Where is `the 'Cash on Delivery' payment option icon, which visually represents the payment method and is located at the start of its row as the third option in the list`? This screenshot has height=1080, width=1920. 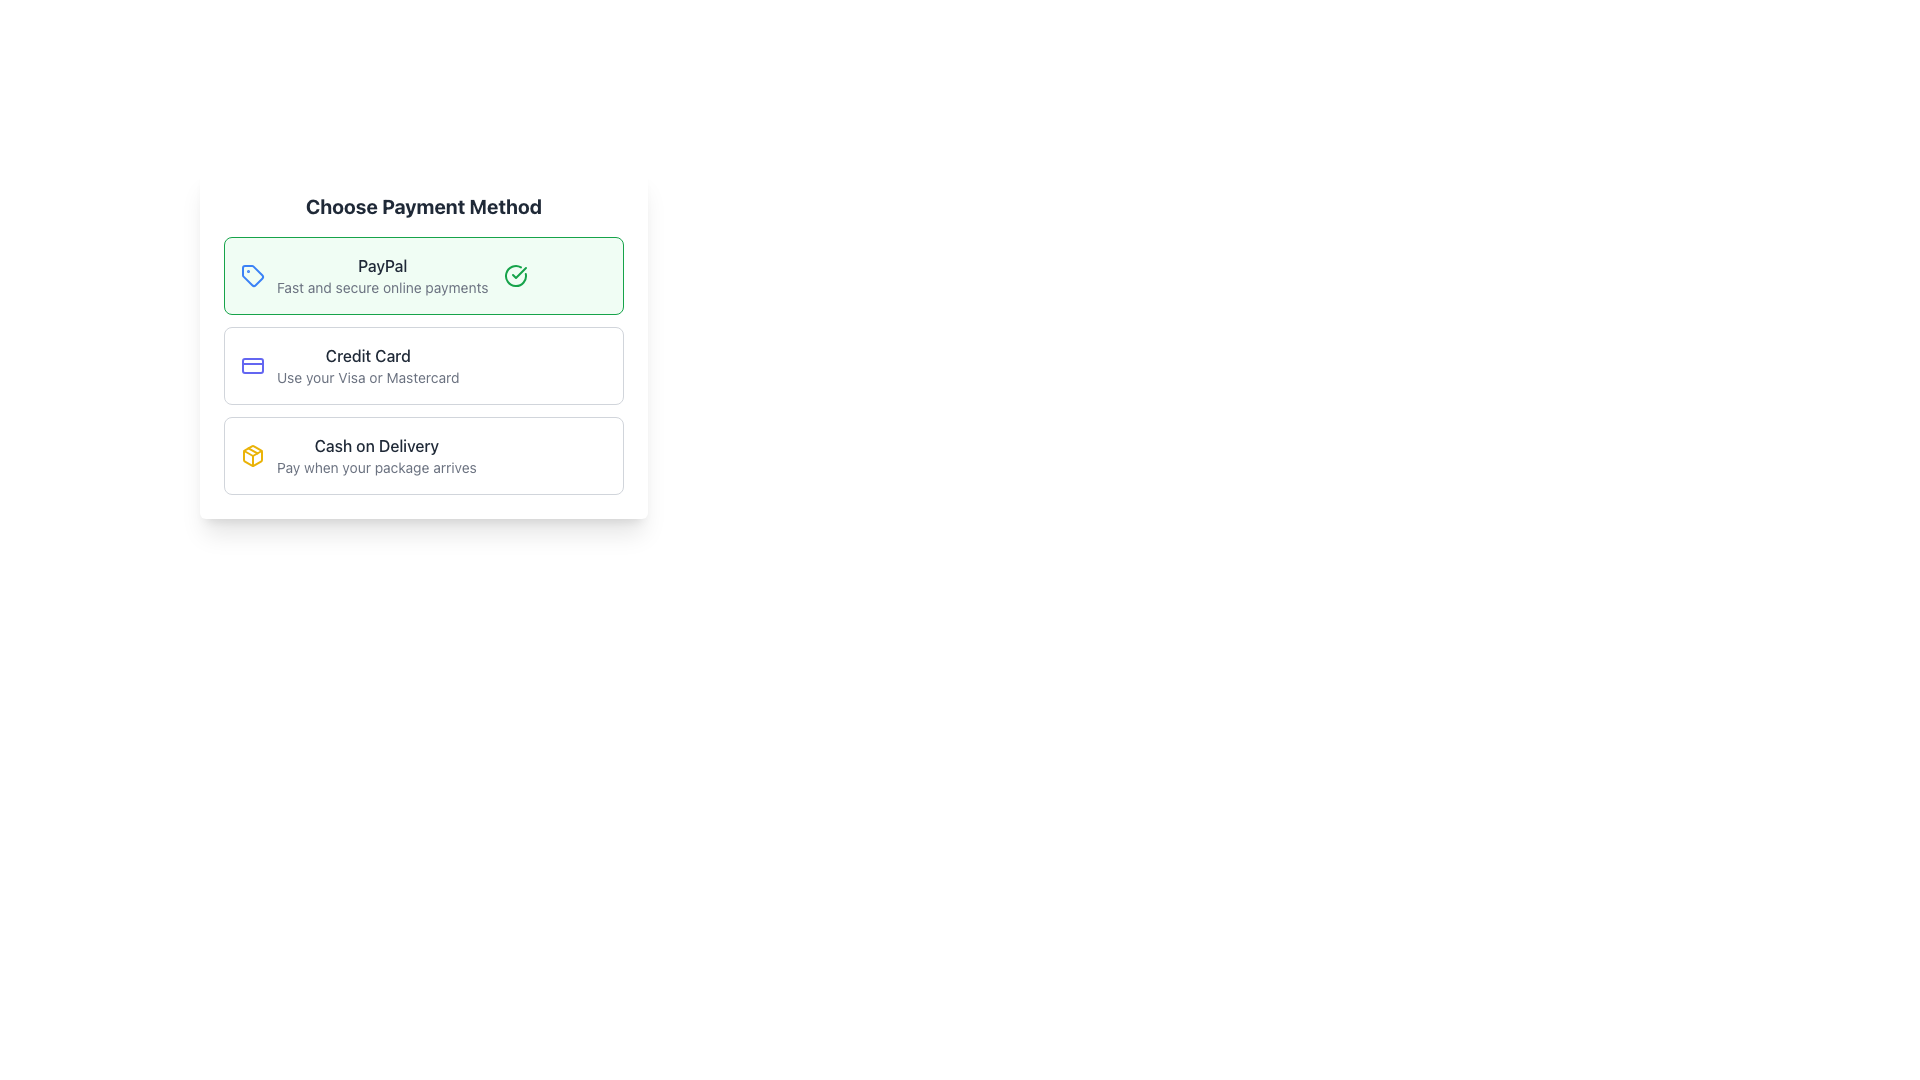
the 'Cash on Delivery' payment option icon, which visually represents the payment method and is located at the start of its row as the third option in the list is located at coordinates (252, 455).